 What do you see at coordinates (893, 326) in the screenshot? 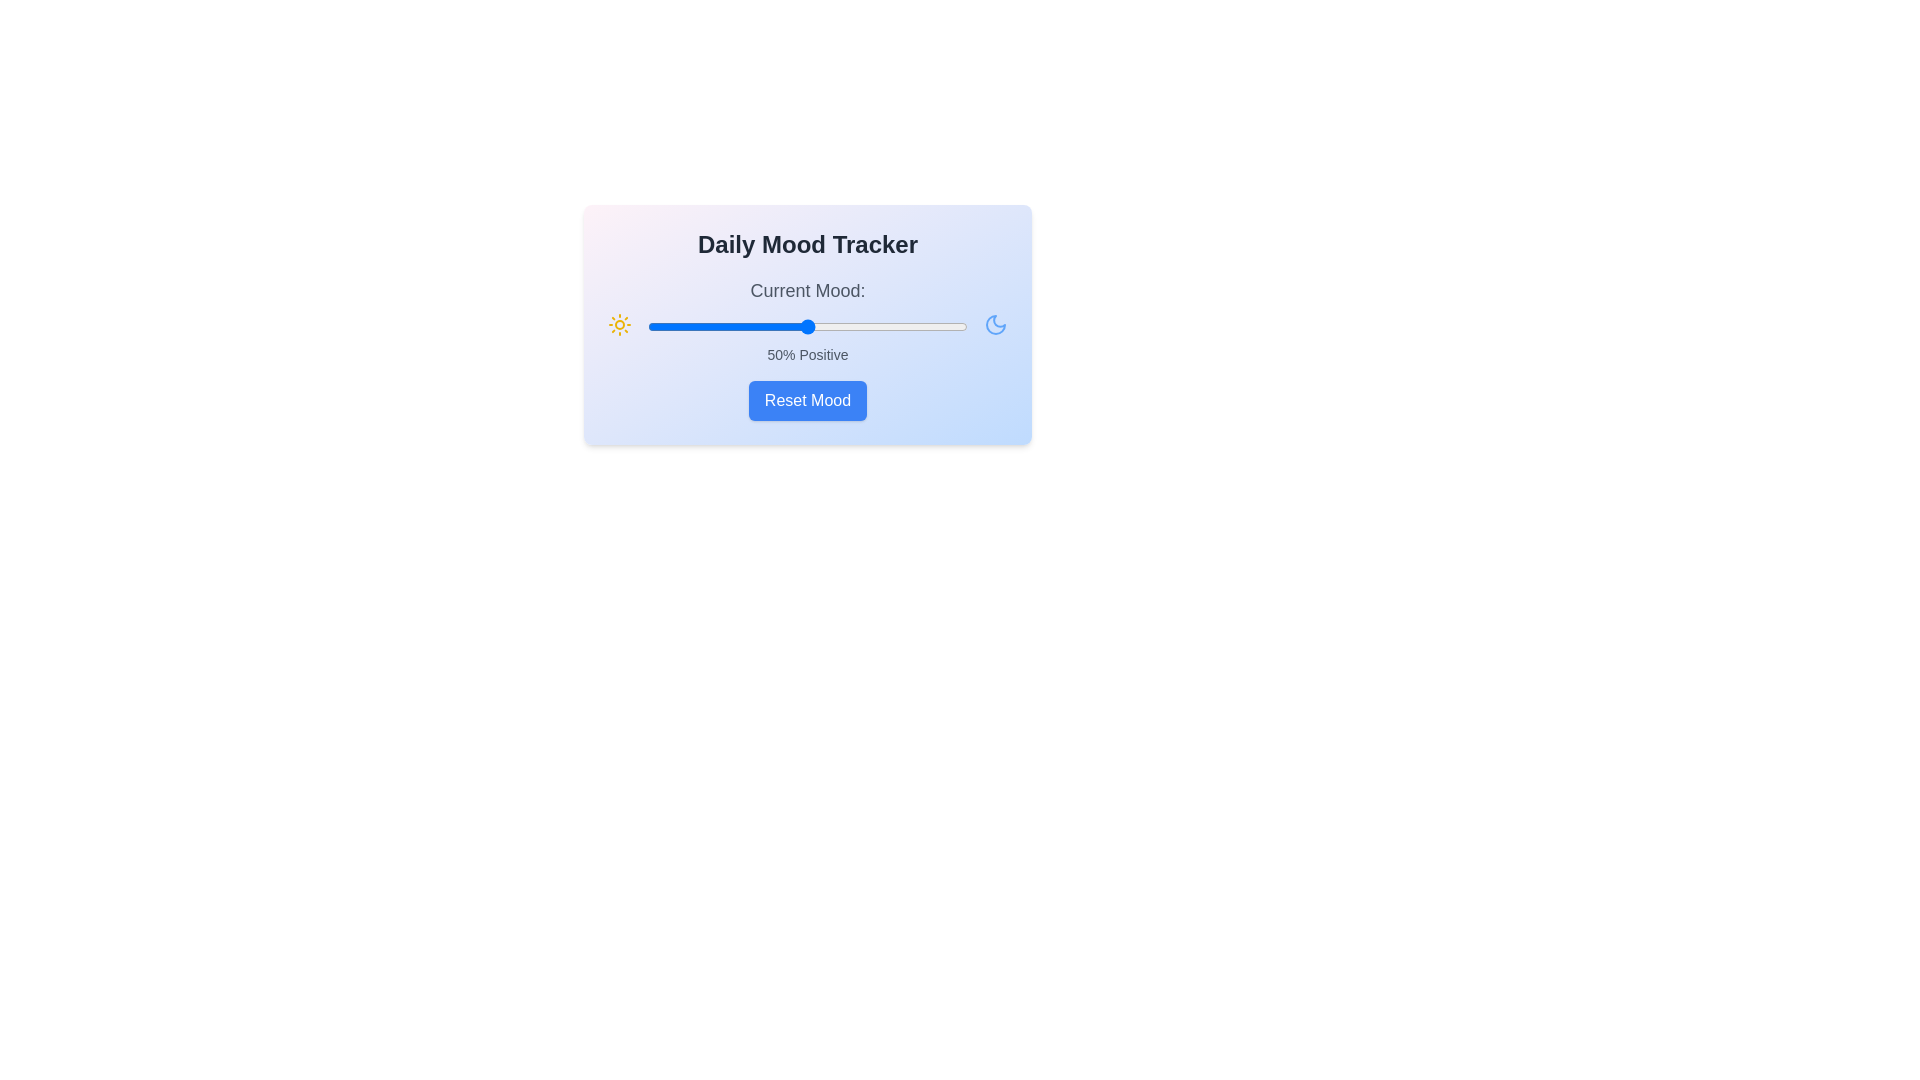
I see `mood rating` at bounding box center [893, 326].